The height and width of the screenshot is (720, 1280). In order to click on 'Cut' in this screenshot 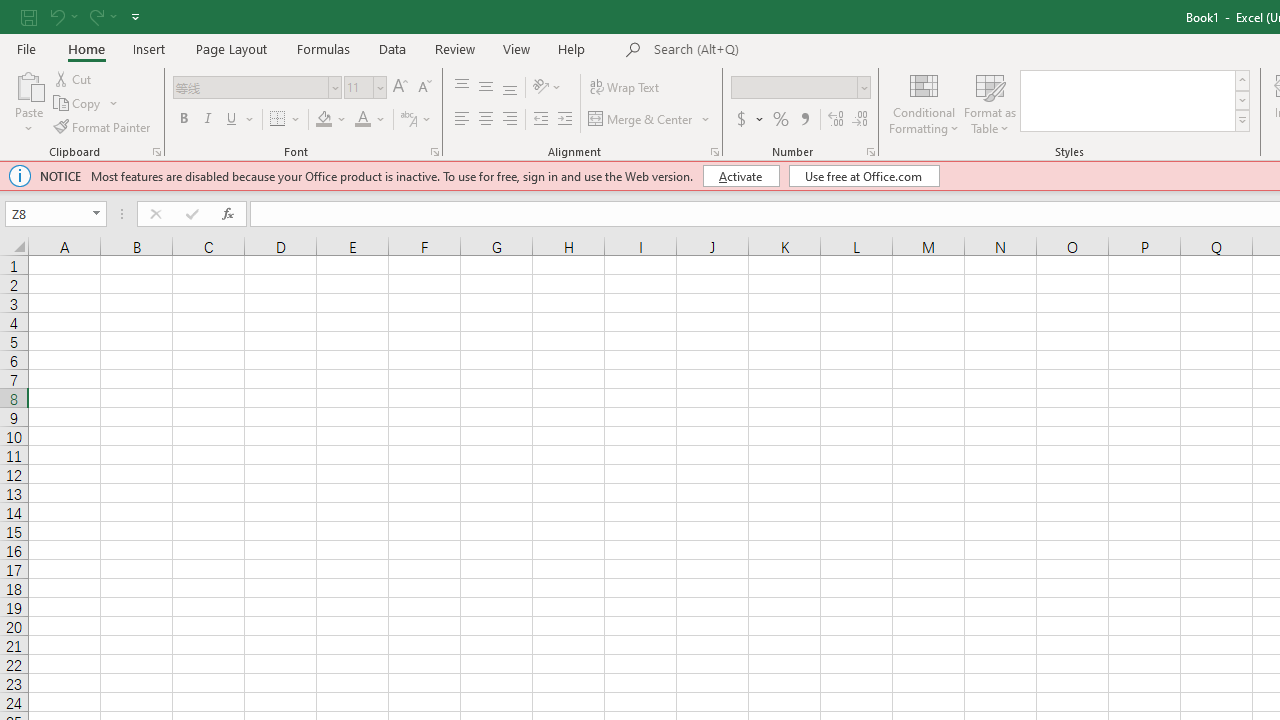, I will do `click(74, 78)`.